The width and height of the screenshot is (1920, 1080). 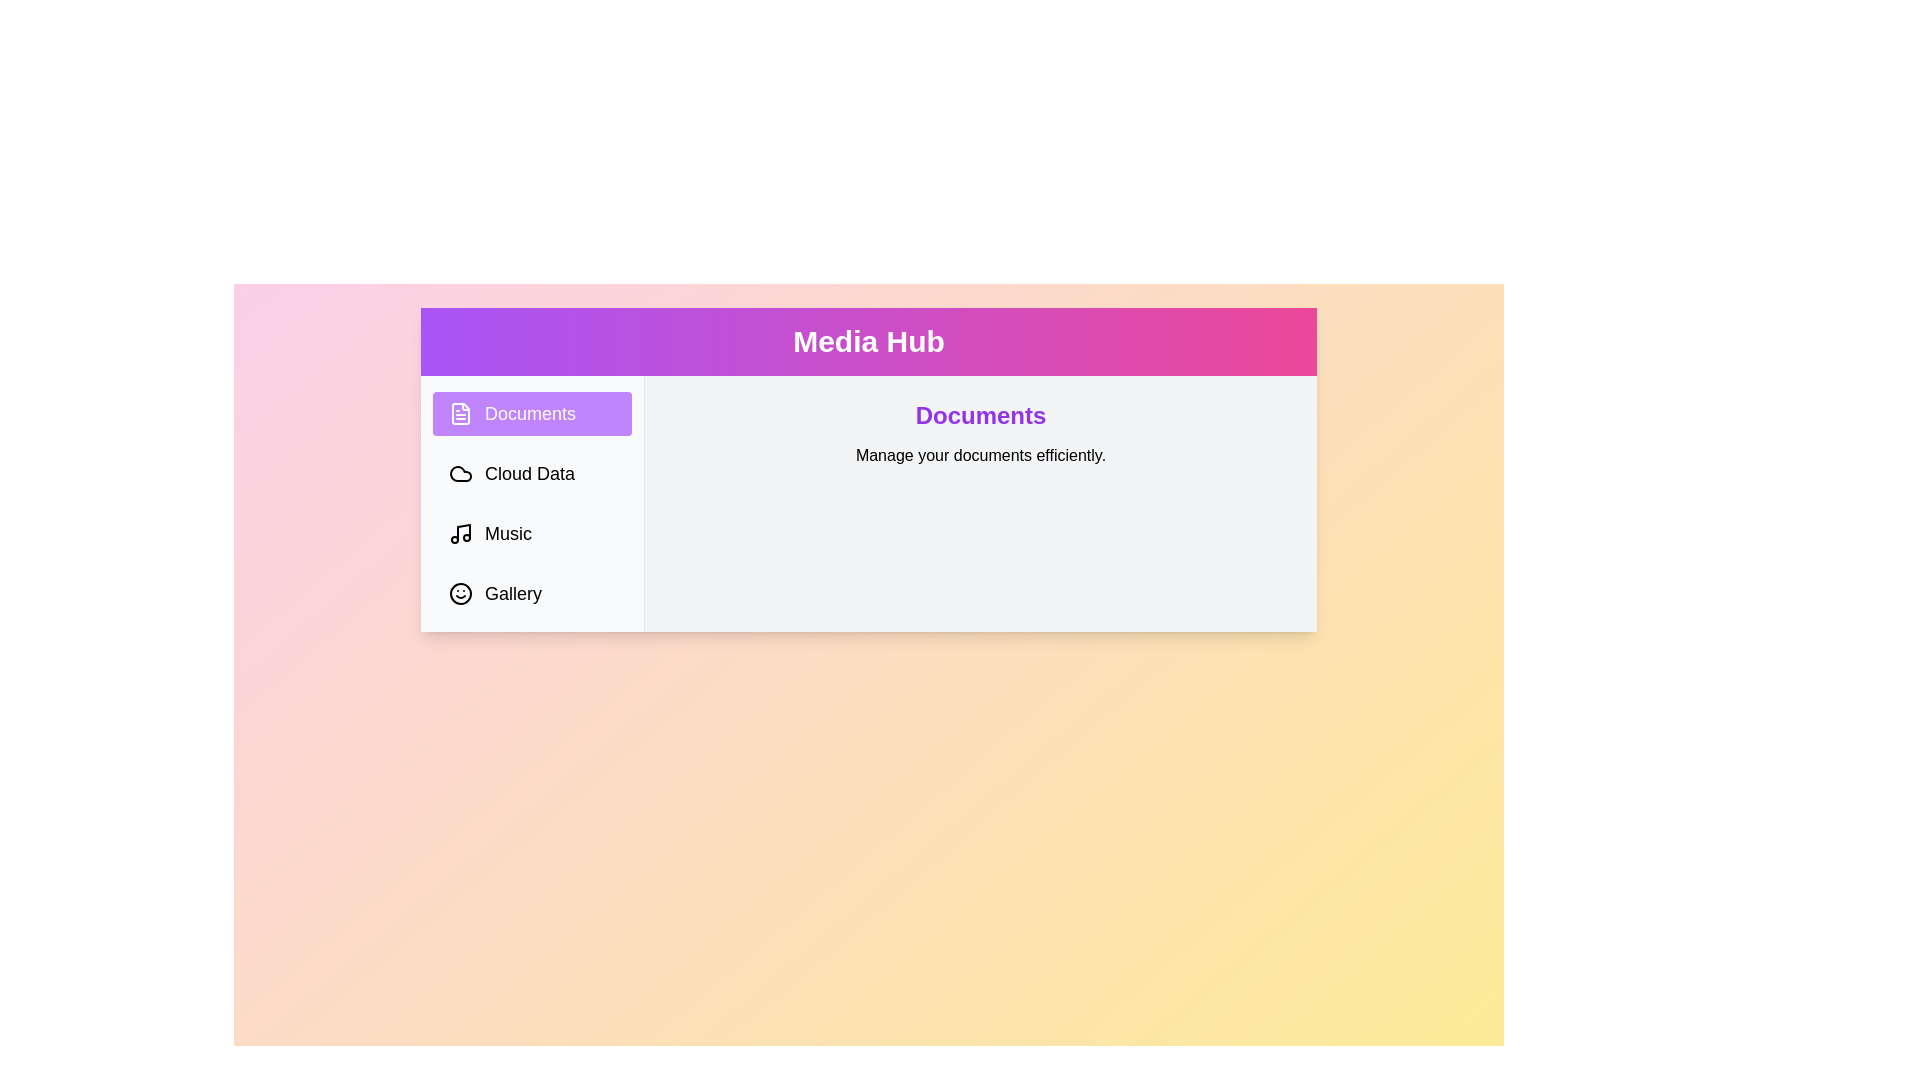 I want to click on the tab labeled Music from the sidebar, so click(x=532, y=532).